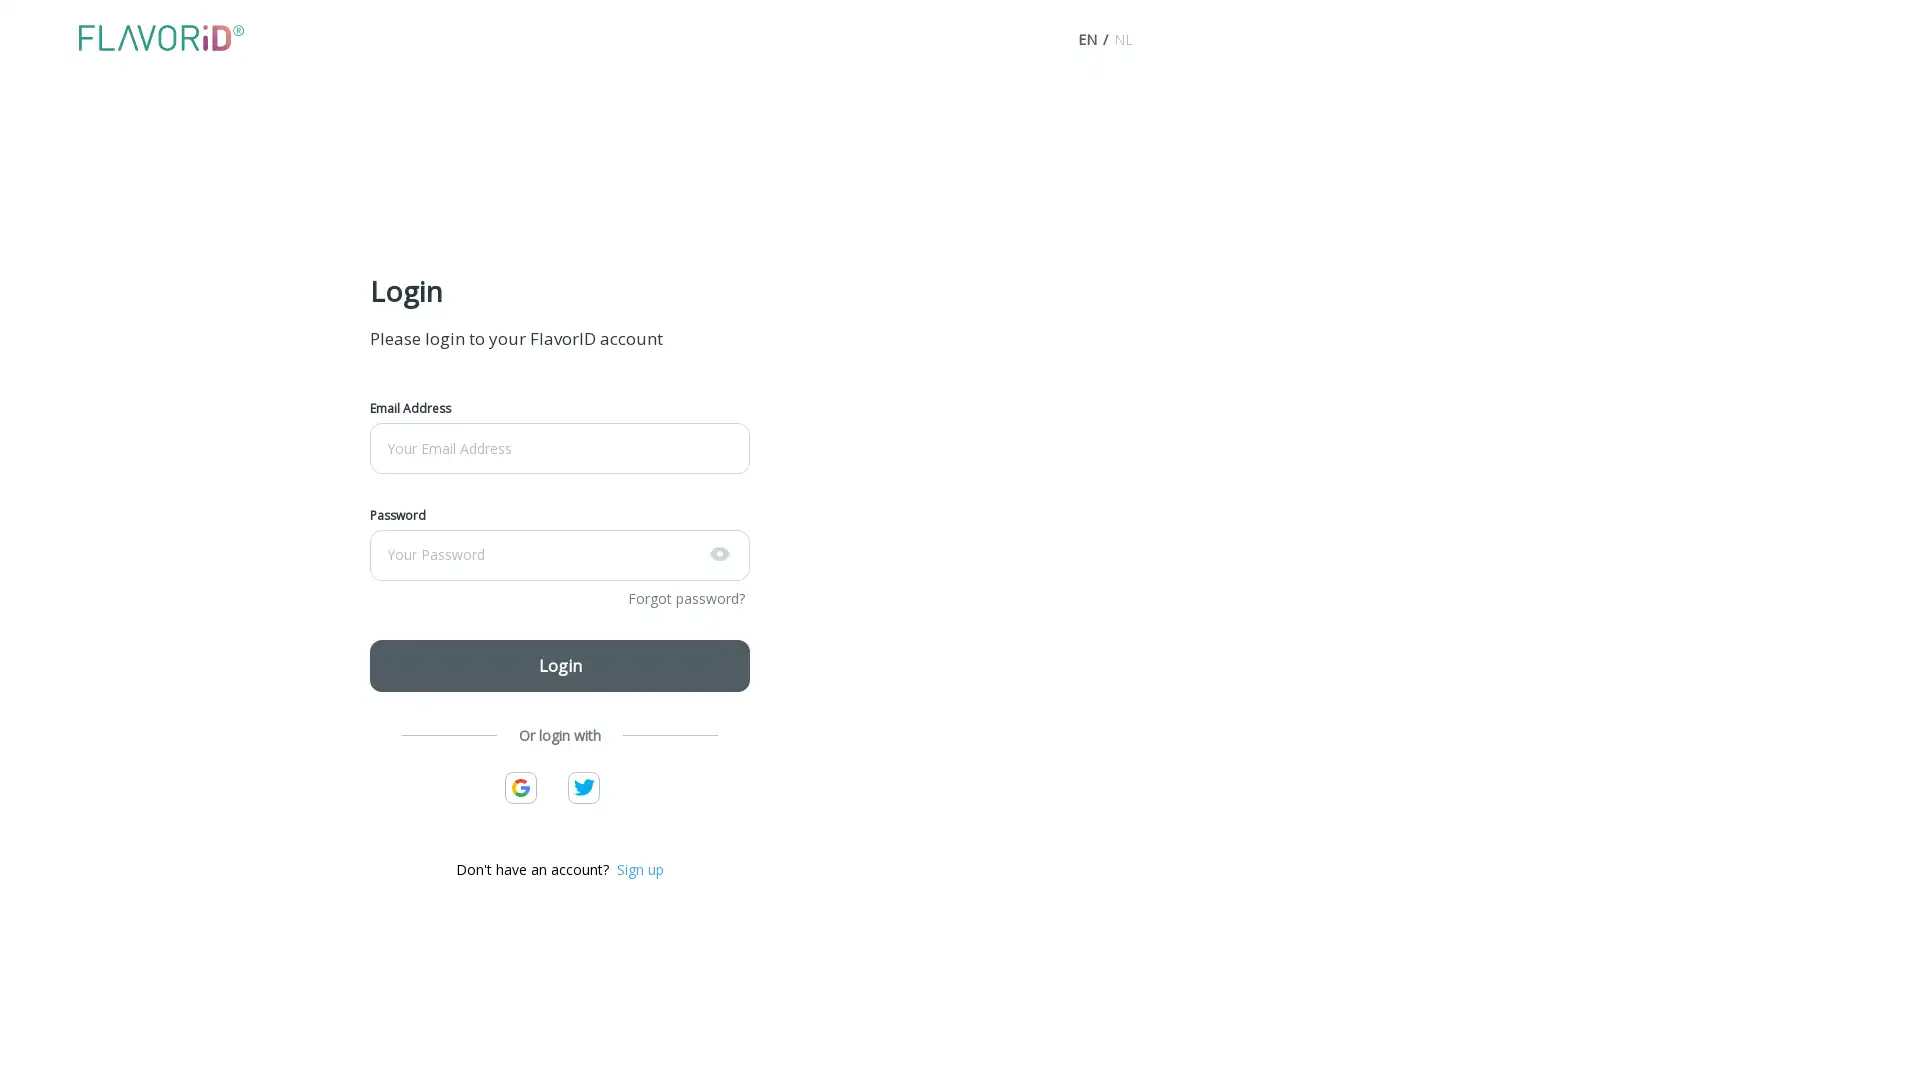  What do you see at coordinates (686, 596) in the screenshot?
I see `Forgot password?` at bounding box center [686, 596].